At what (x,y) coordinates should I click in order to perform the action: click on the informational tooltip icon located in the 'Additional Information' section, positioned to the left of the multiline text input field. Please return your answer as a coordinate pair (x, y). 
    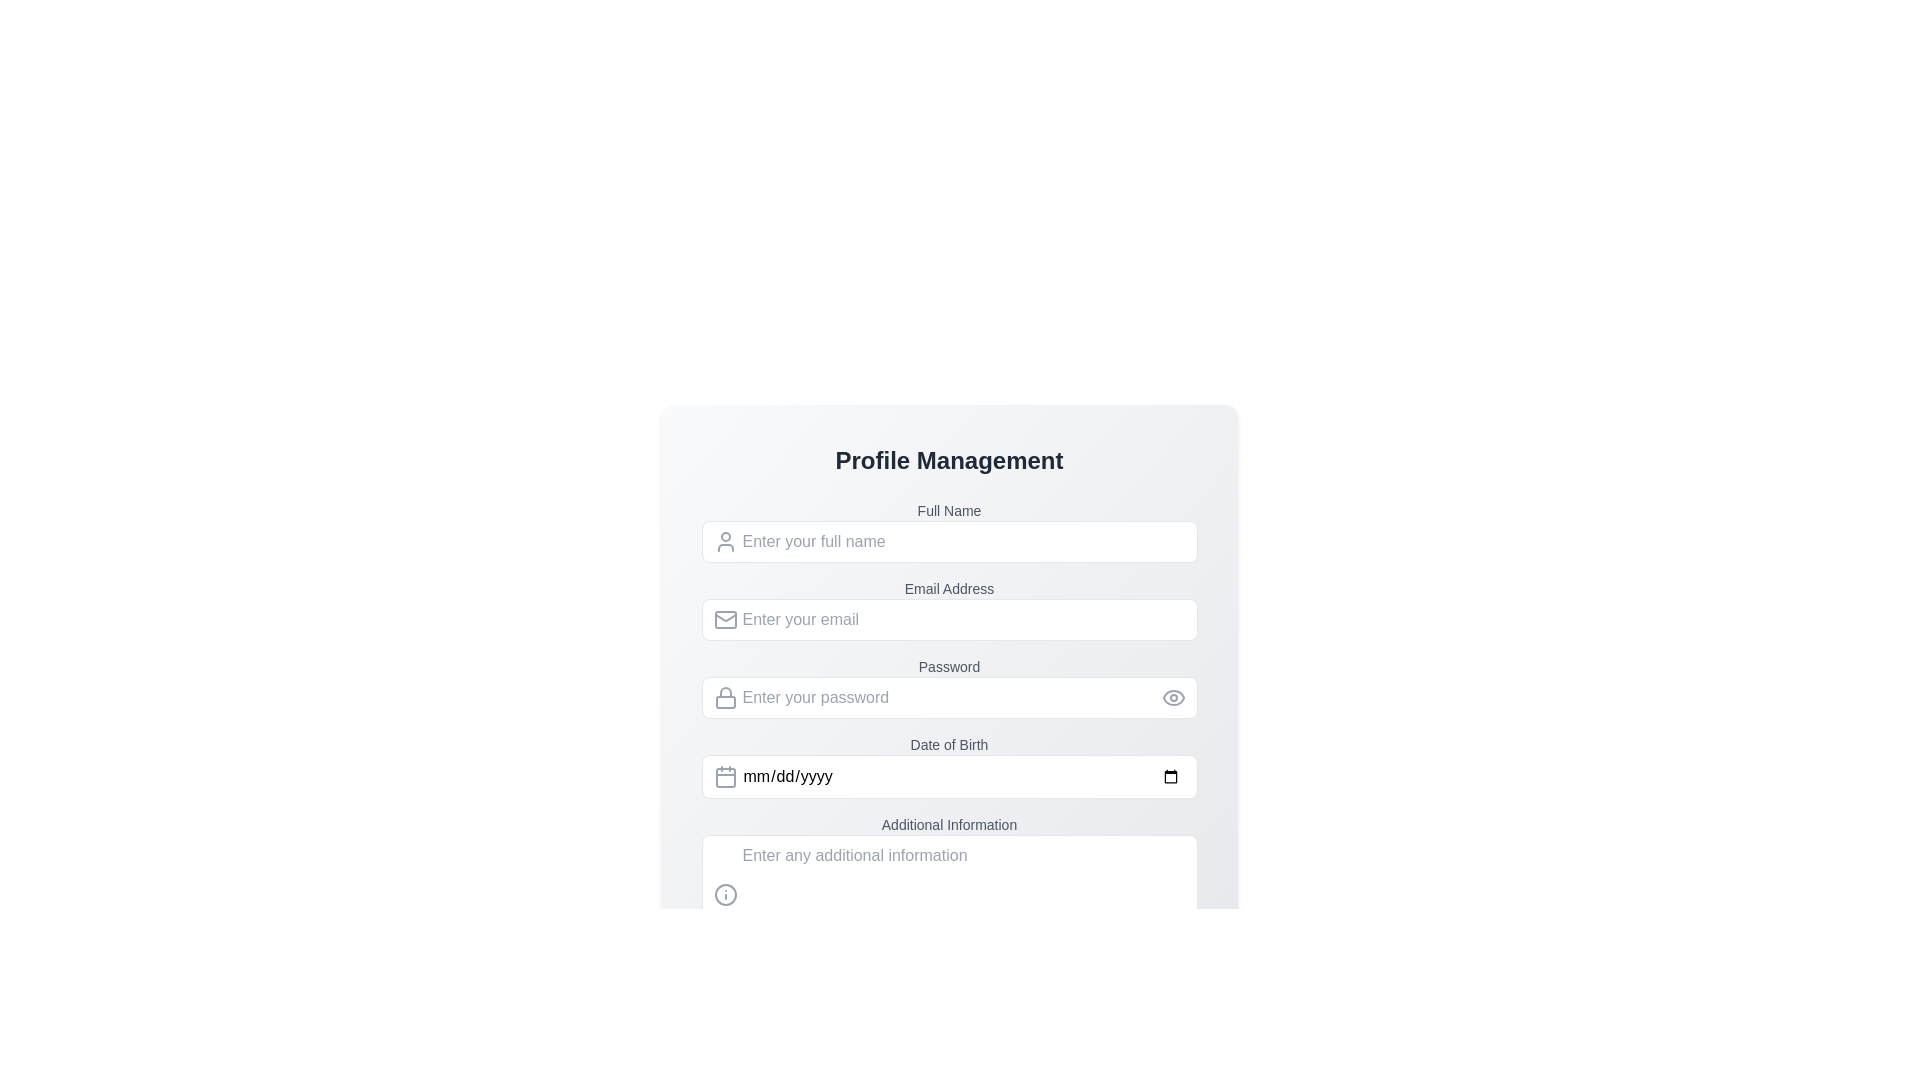
    Looking at the image, I should click on (724, 893).